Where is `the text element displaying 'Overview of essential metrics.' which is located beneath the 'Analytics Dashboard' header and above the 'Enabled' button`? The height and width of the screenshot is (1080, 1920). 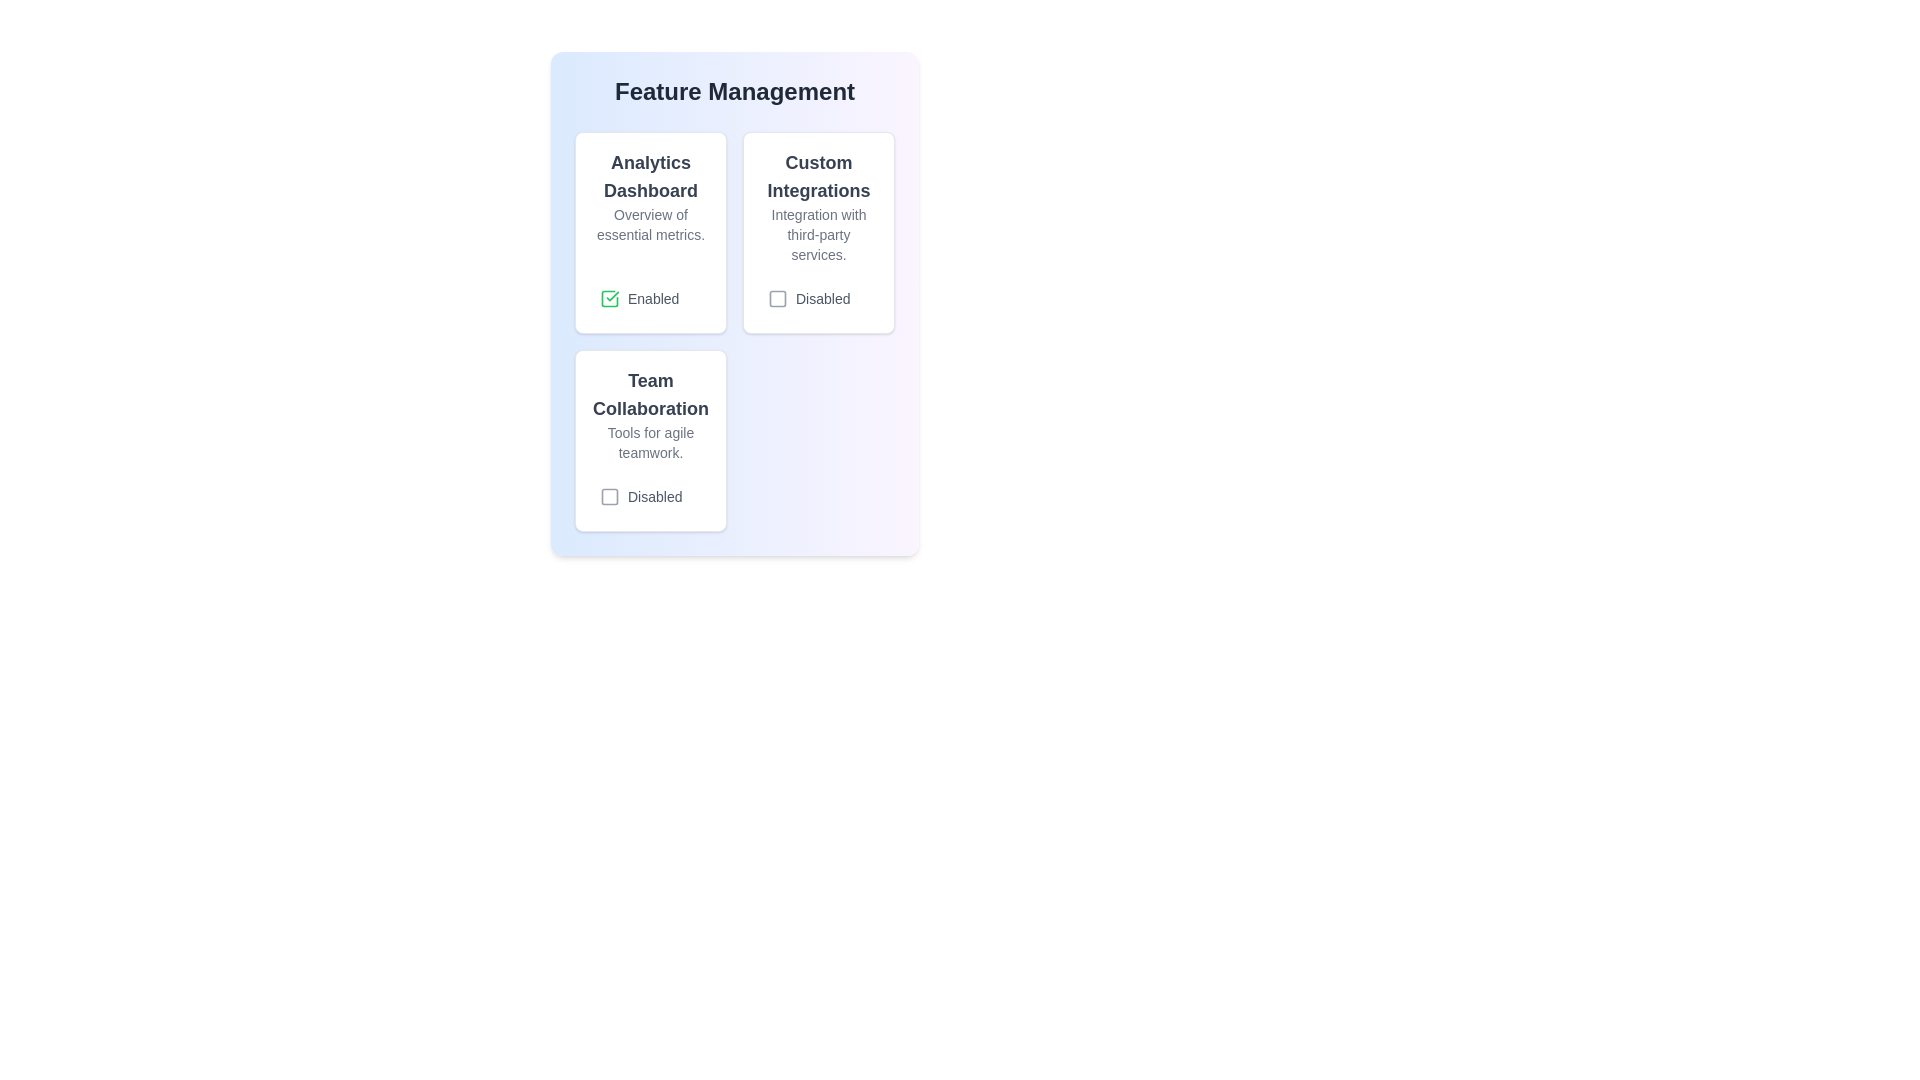 the text element displaying 'Overview of essential metrics.' which is located beneath the 'Analytics Dashboard' header and above the 'Enabled' button is located at coordinates (651, 224).